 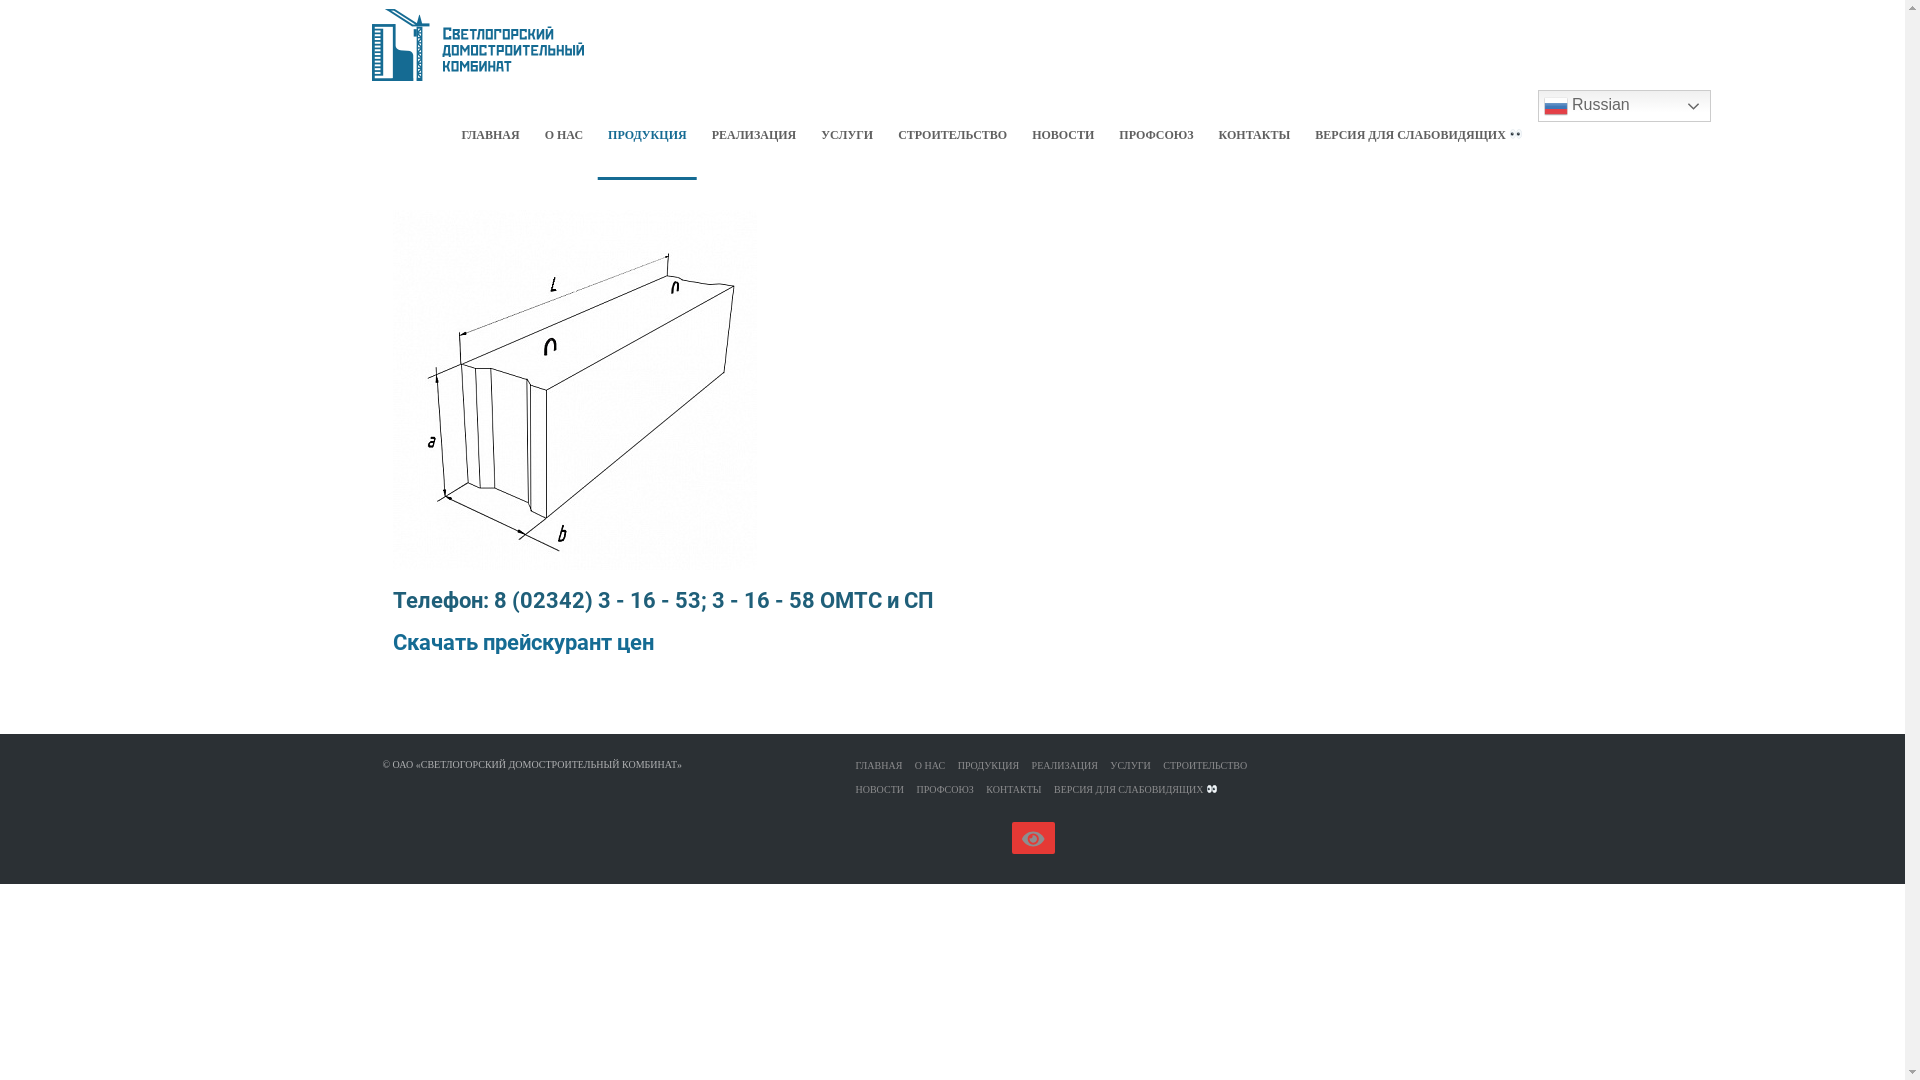 What do you see at coordinates (1624, 105) in the screenshot?
I see `'Russian'` at bounding box center [1624, 105].